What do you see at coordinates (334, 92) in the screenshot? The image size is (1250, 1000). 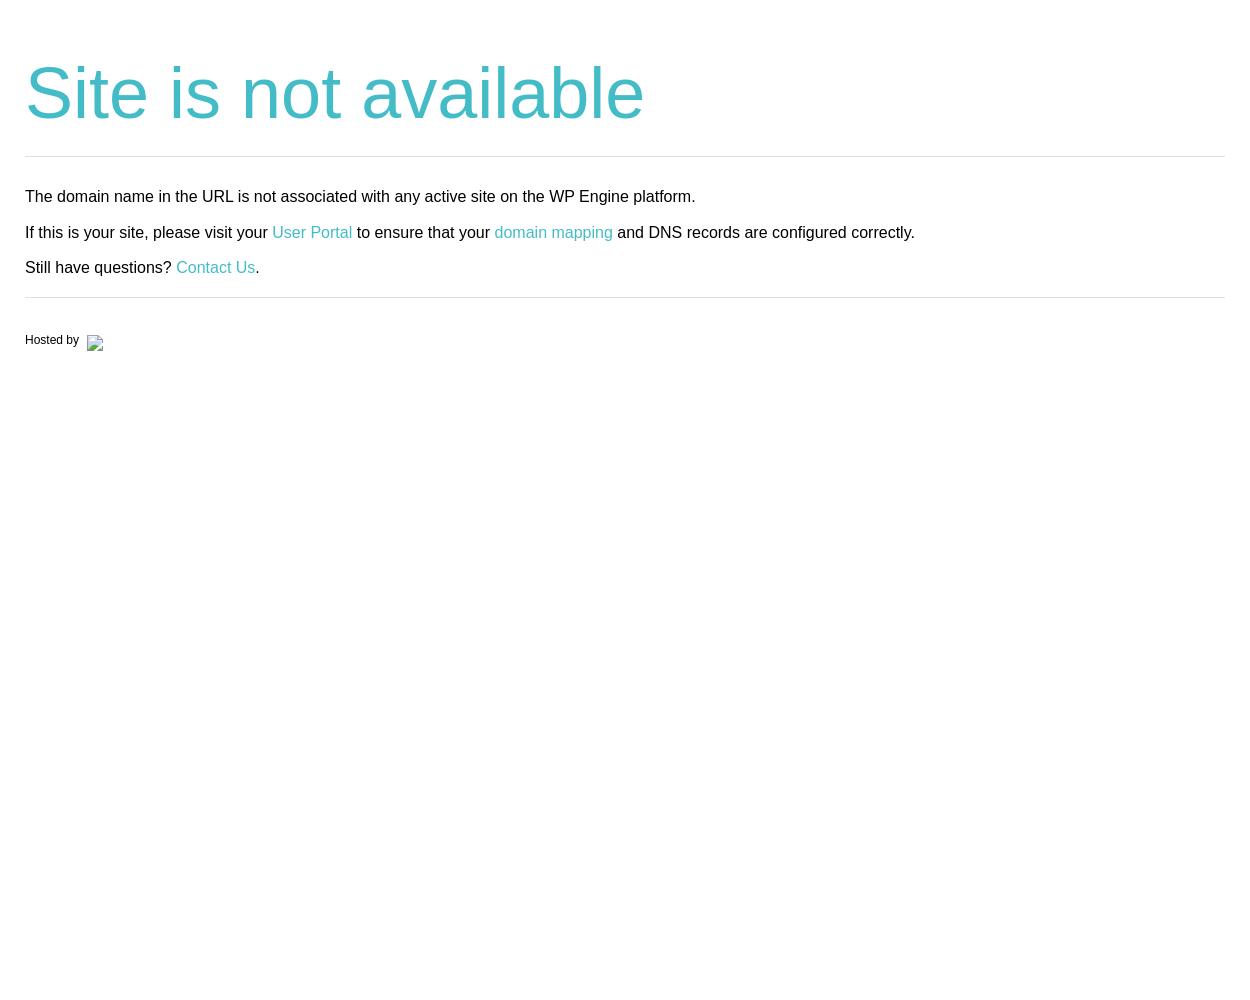 I see `'Site is not available'` at bounding box center [334, 92].